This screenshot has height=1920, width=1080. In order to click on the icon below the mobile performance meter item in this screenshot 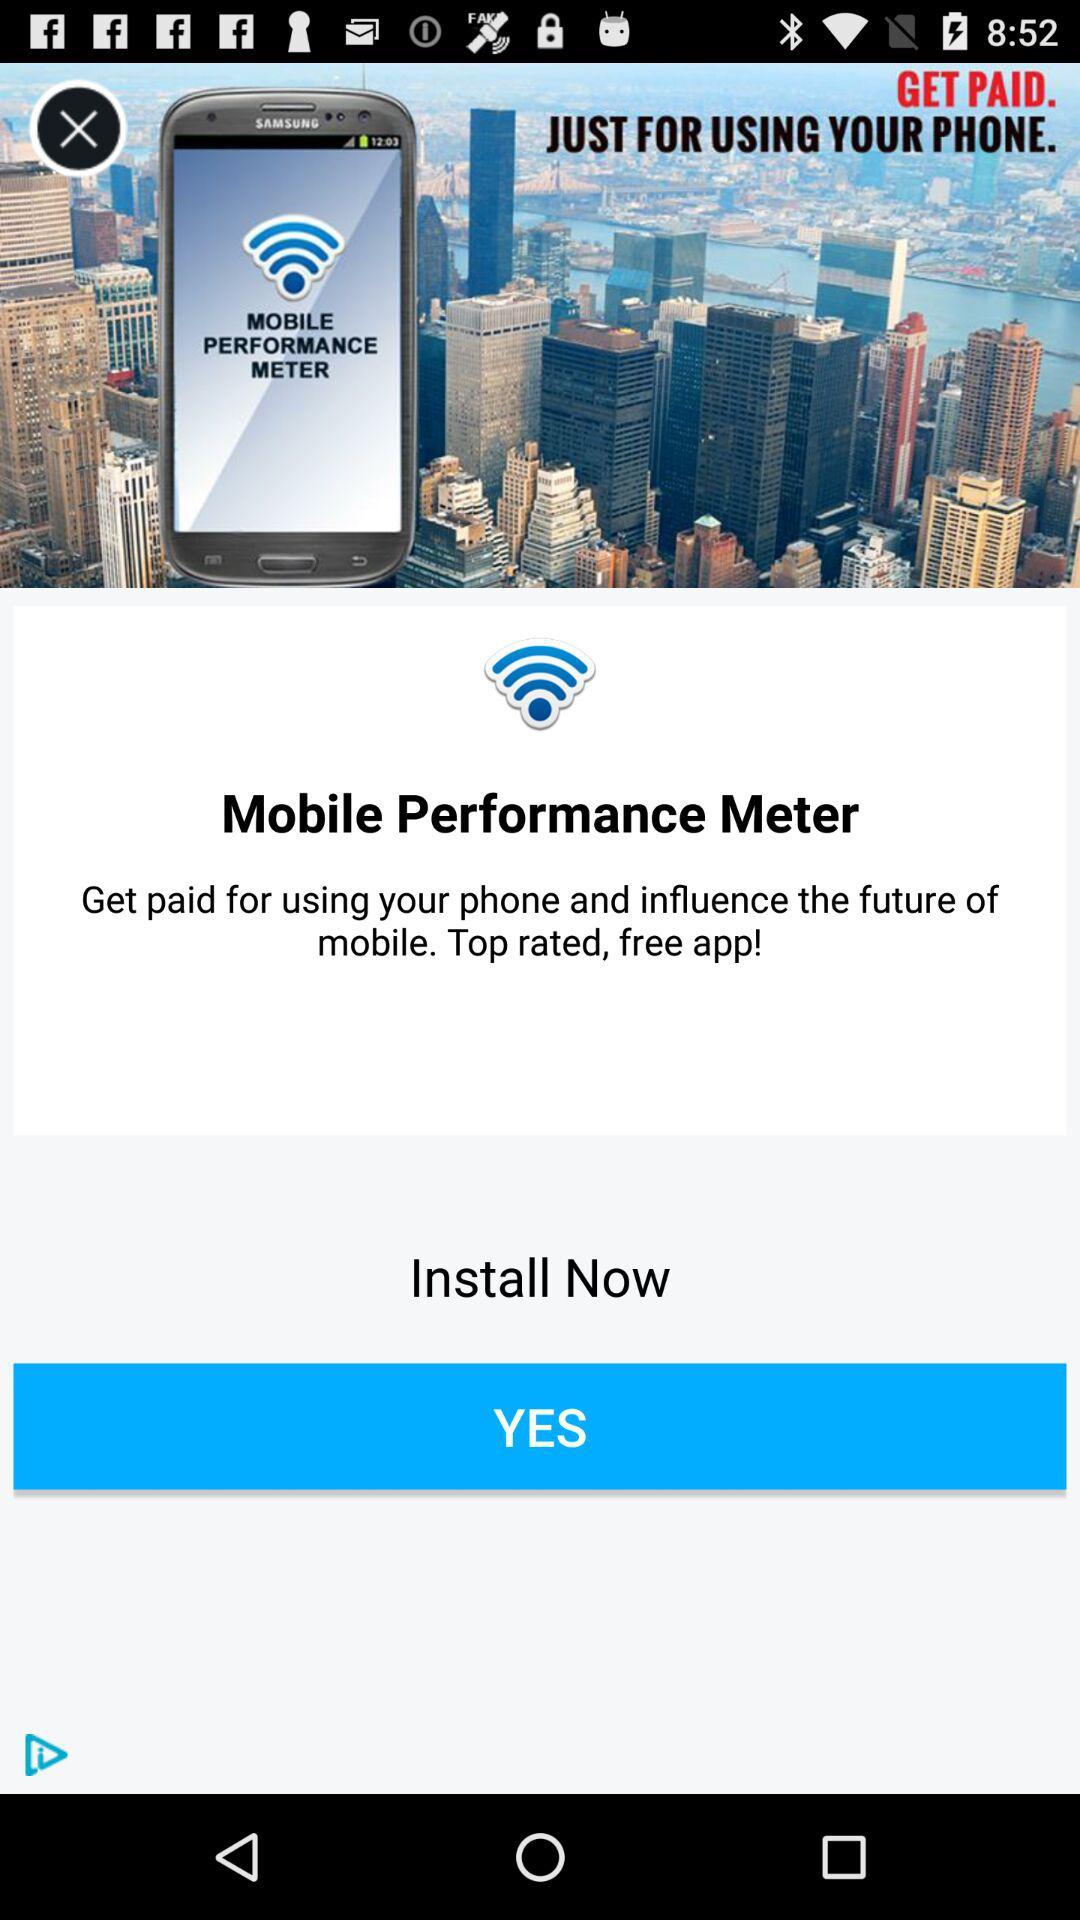, I will do `click(540, 918)`.